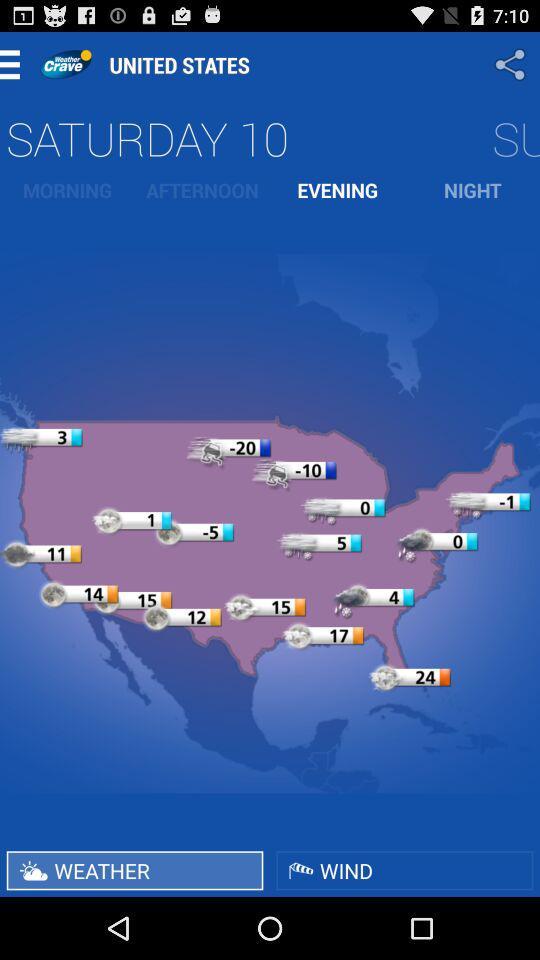  Describe the element at coordinates (512, 64) in the screenshot. I see `share` at that location.